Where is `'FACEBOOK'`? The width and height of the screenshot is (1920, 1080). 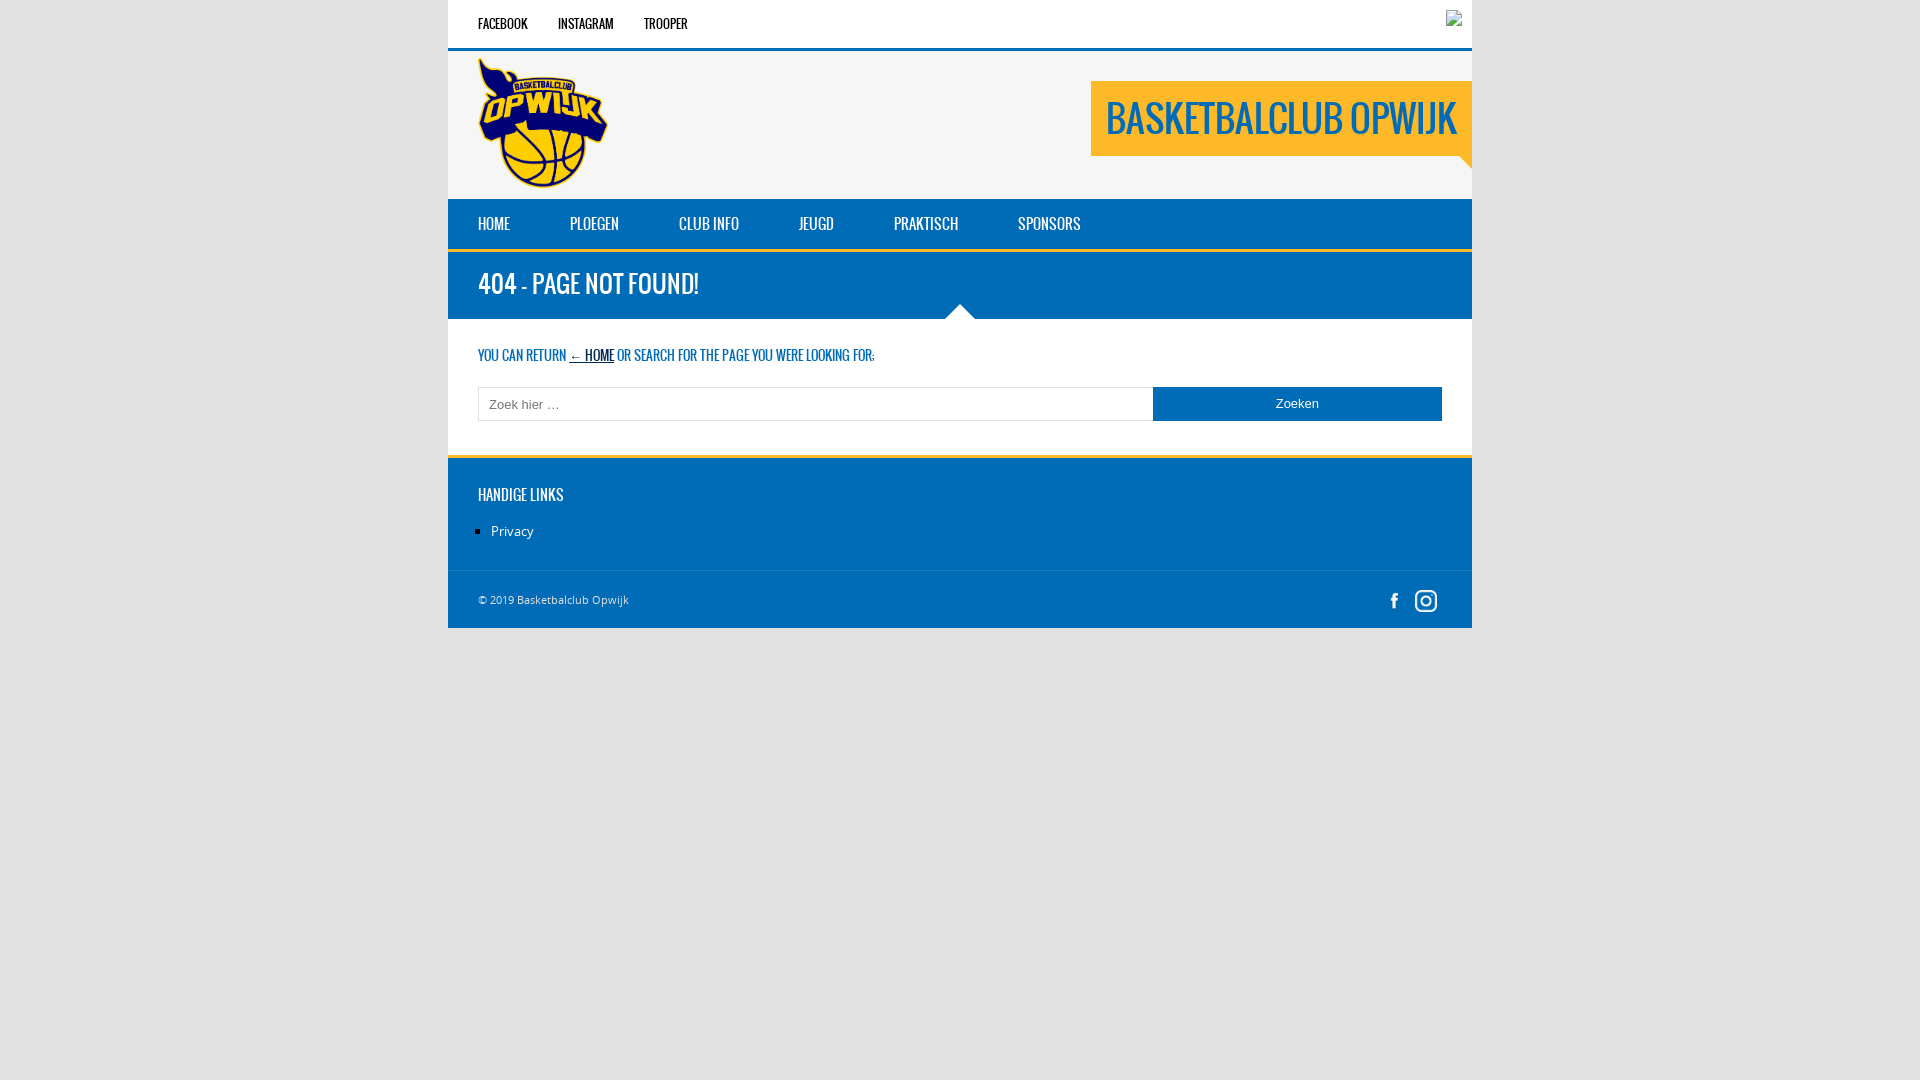 'FACEBOOK' is located at coordinates (503, 23).